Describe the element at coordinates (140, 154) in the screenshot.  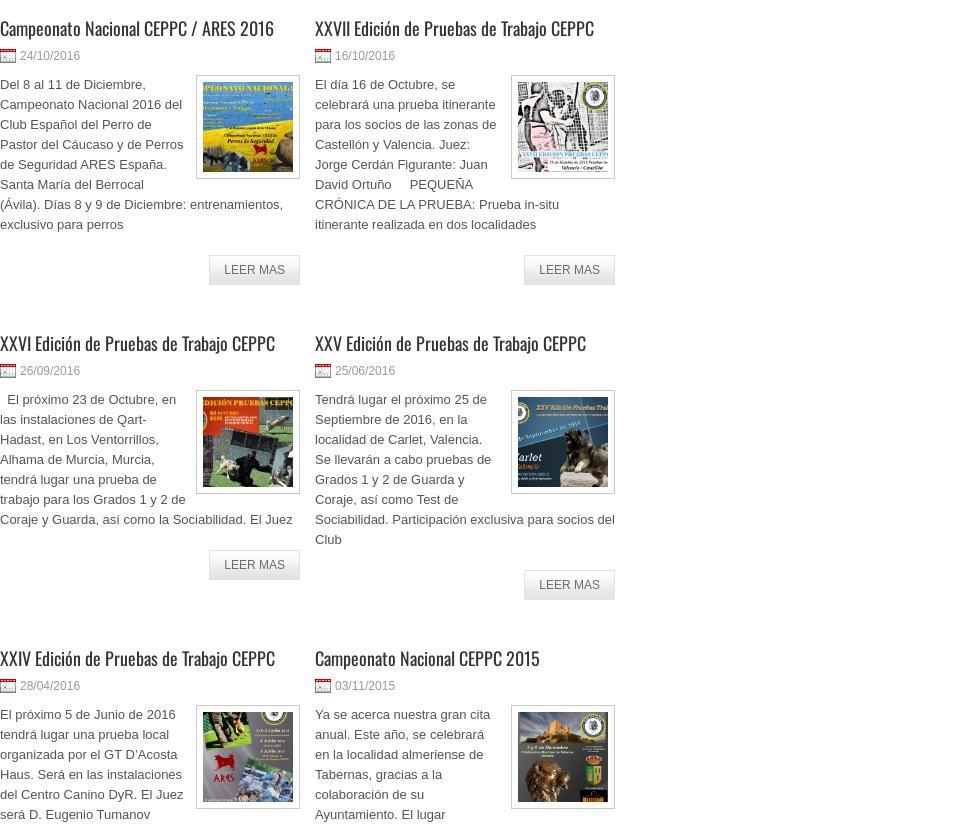
I see `'Del 8 al 11 de Diciembre, Campeonato Nacional 2016 del Club Español del Perro de Pastor del Cáucaso y de Perros de Seguridad ARES España. Santa María del Berrocal (Ávila). Días 8 y 9 de Diciembre: entrenamientos, exclusivo para perros'` at that location.